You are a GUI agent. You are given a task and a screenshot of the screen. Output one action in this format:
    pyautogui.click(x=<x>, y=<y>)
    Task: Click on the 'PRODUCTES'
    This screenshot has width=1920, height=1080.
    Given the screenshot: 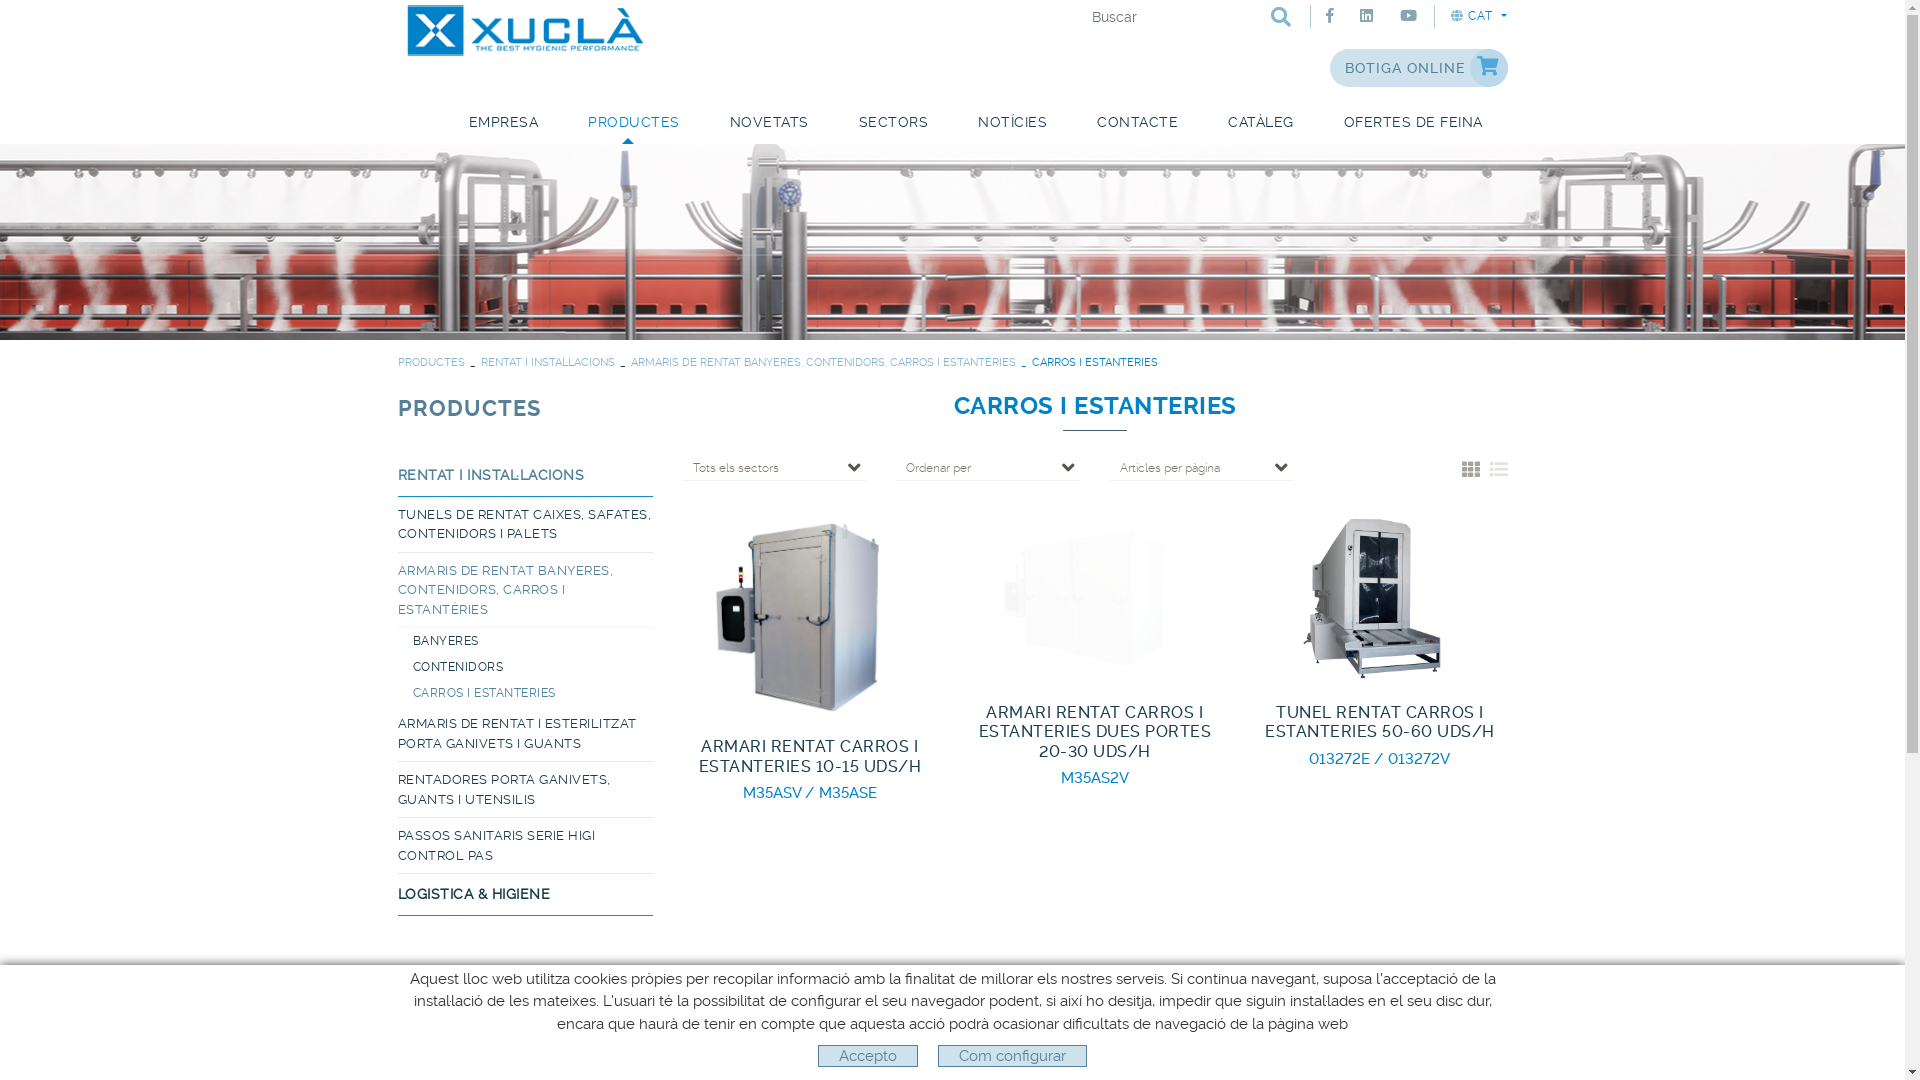 What is the action you would take?
    pyautogui.click(x=398, y=407)
    